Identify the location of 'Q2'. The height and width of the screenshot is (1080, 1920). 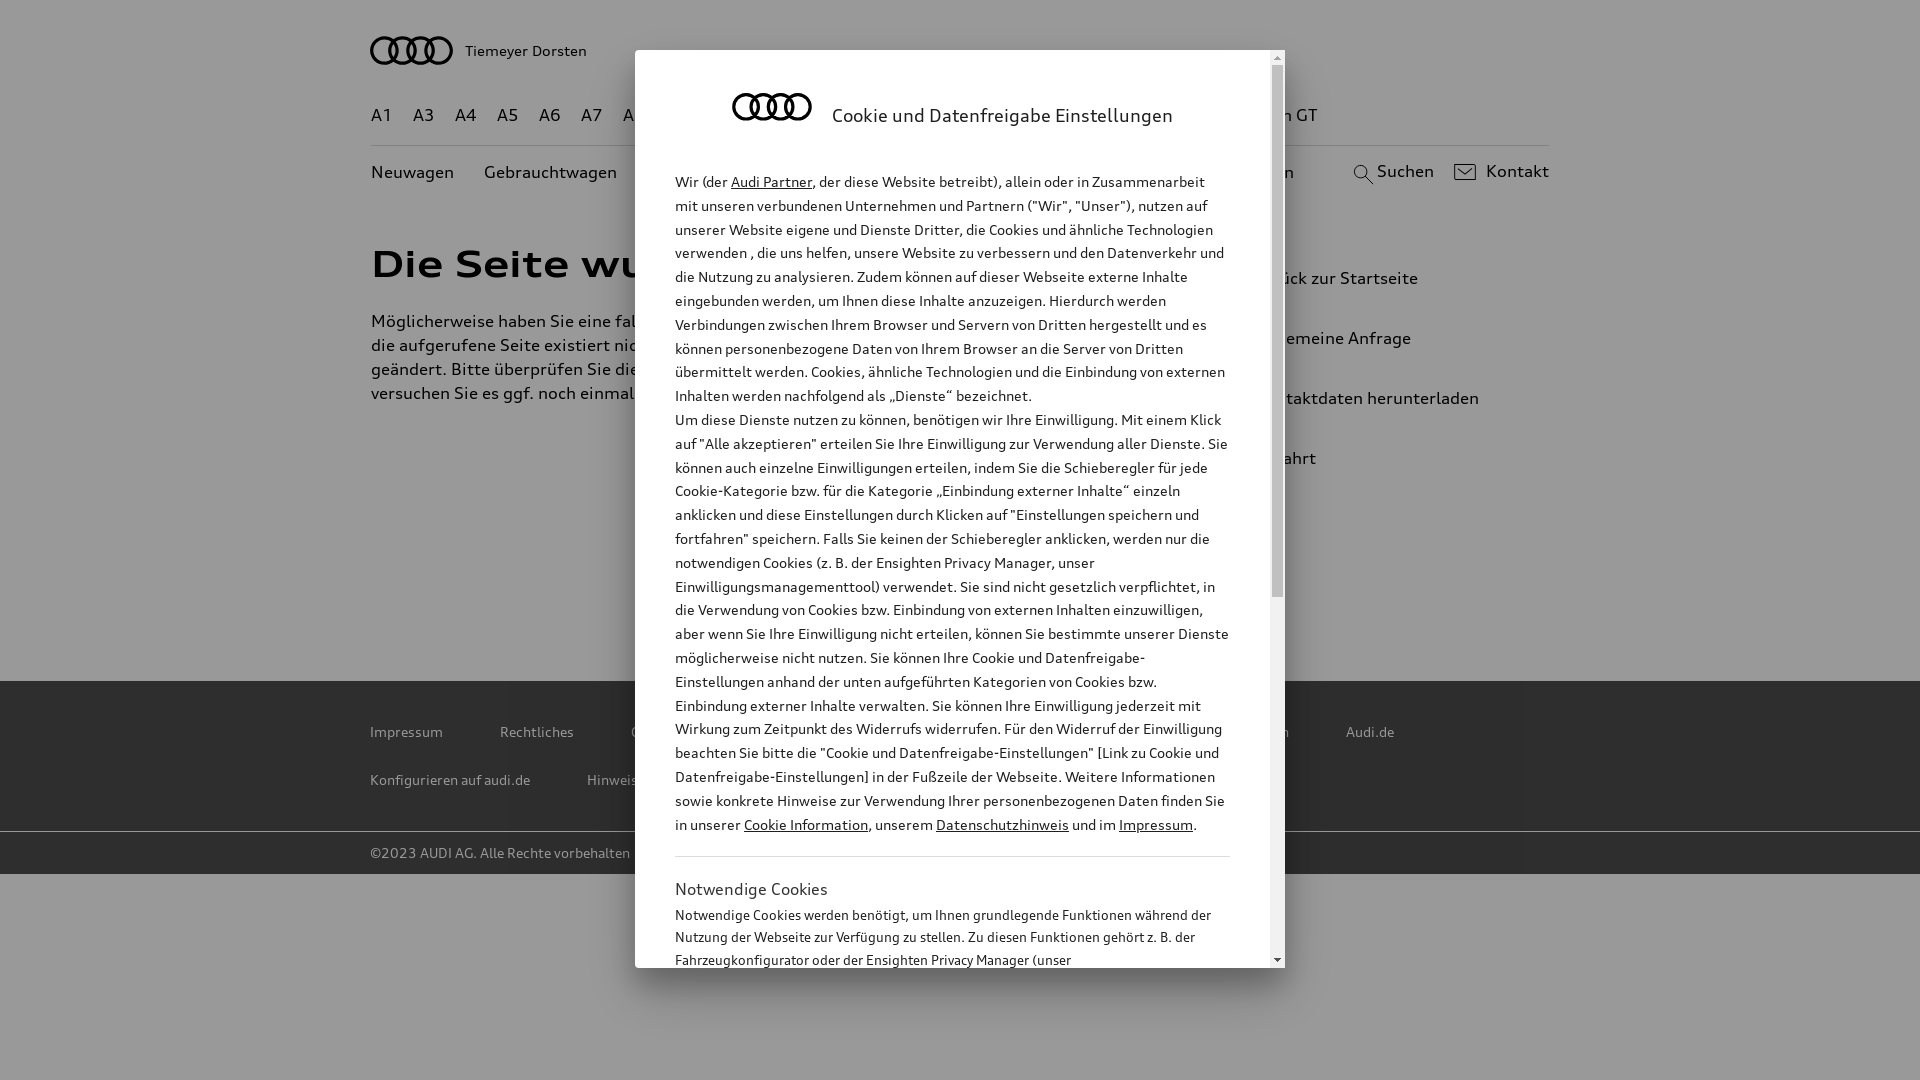
(676, 115).